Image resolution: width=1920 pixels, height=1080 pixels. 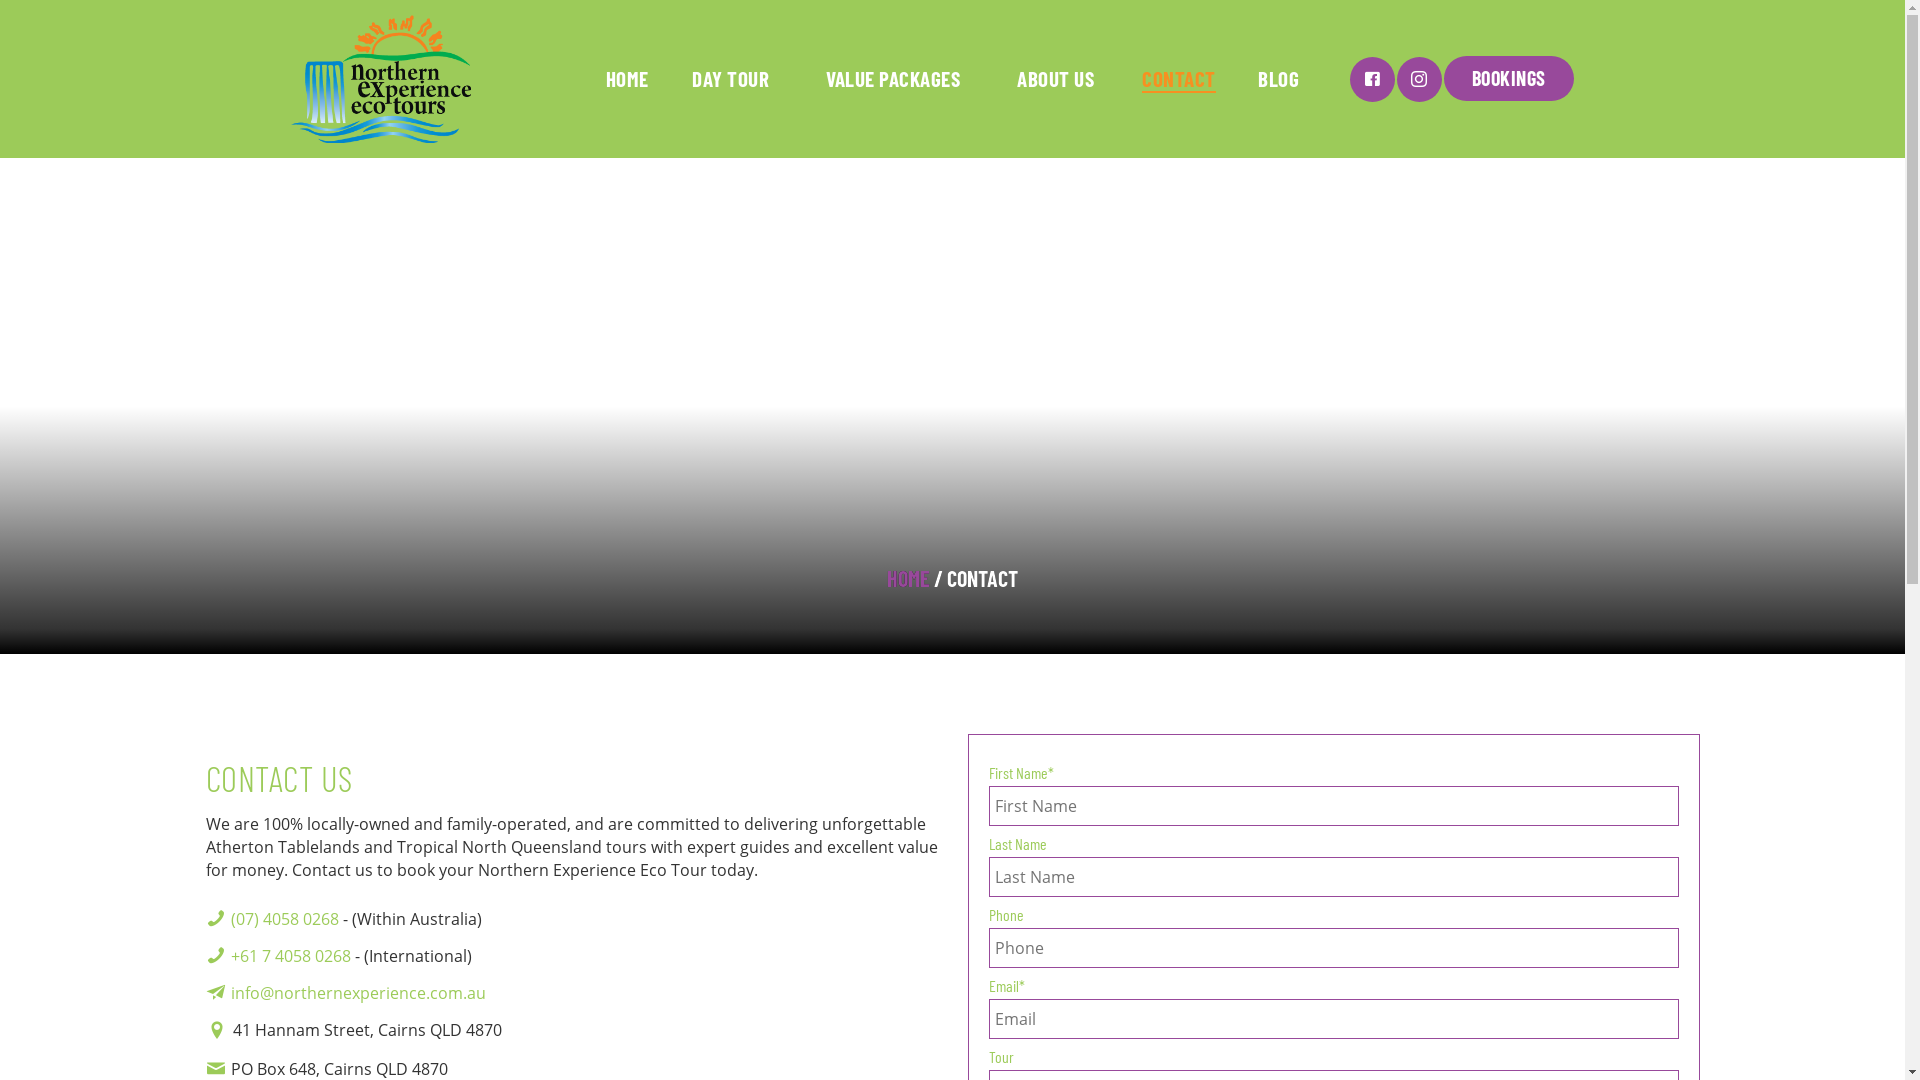 What do you see at coordinates (282, 918) in the screenshot?
I see `'(07) 4058 0268'` at bounding box center [282, 918].